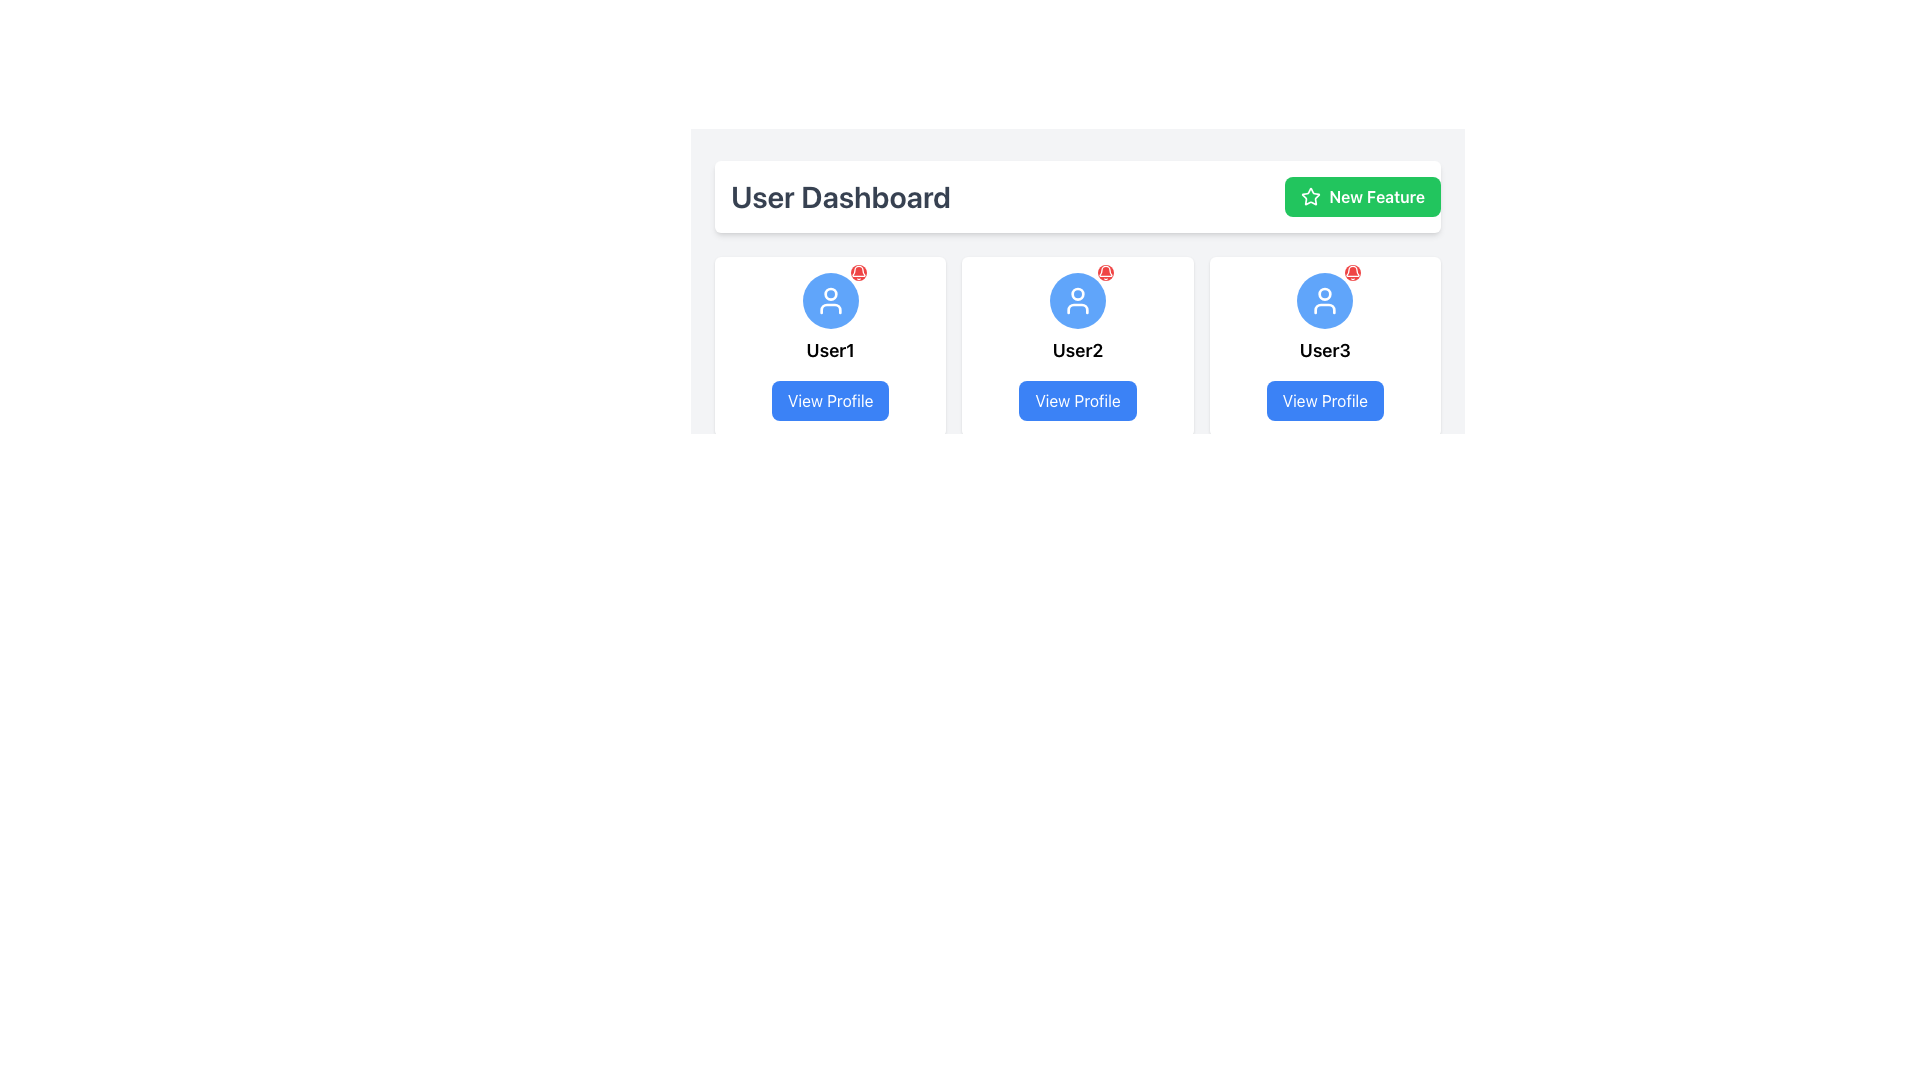  What do you see at coordinates (1353, 273) in the screenshot?
I see `the small notification icon styled as a bell located at the top-right corner of the user's profile picture` at bounding box center [1353, 273].